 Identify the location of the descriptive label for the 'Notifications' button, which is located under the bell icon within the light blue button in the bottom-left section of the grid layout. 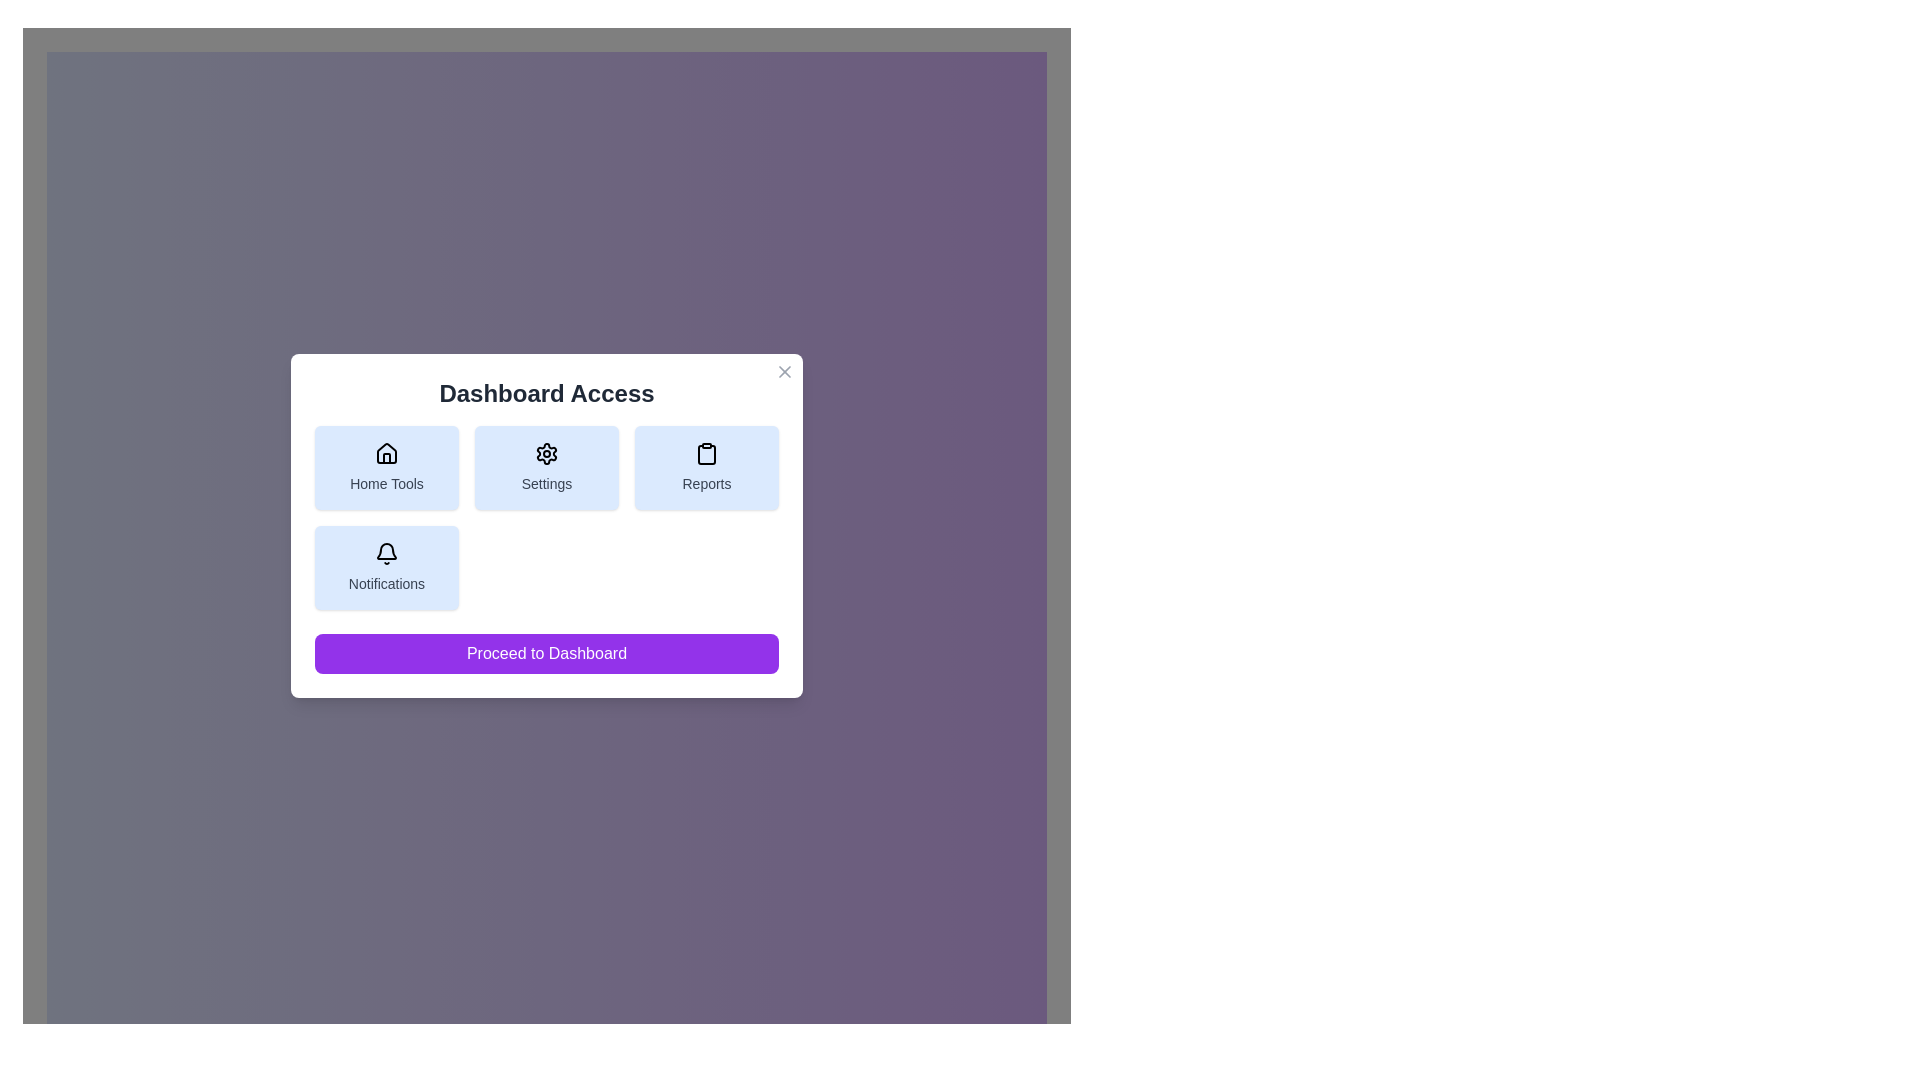
(387, 583).